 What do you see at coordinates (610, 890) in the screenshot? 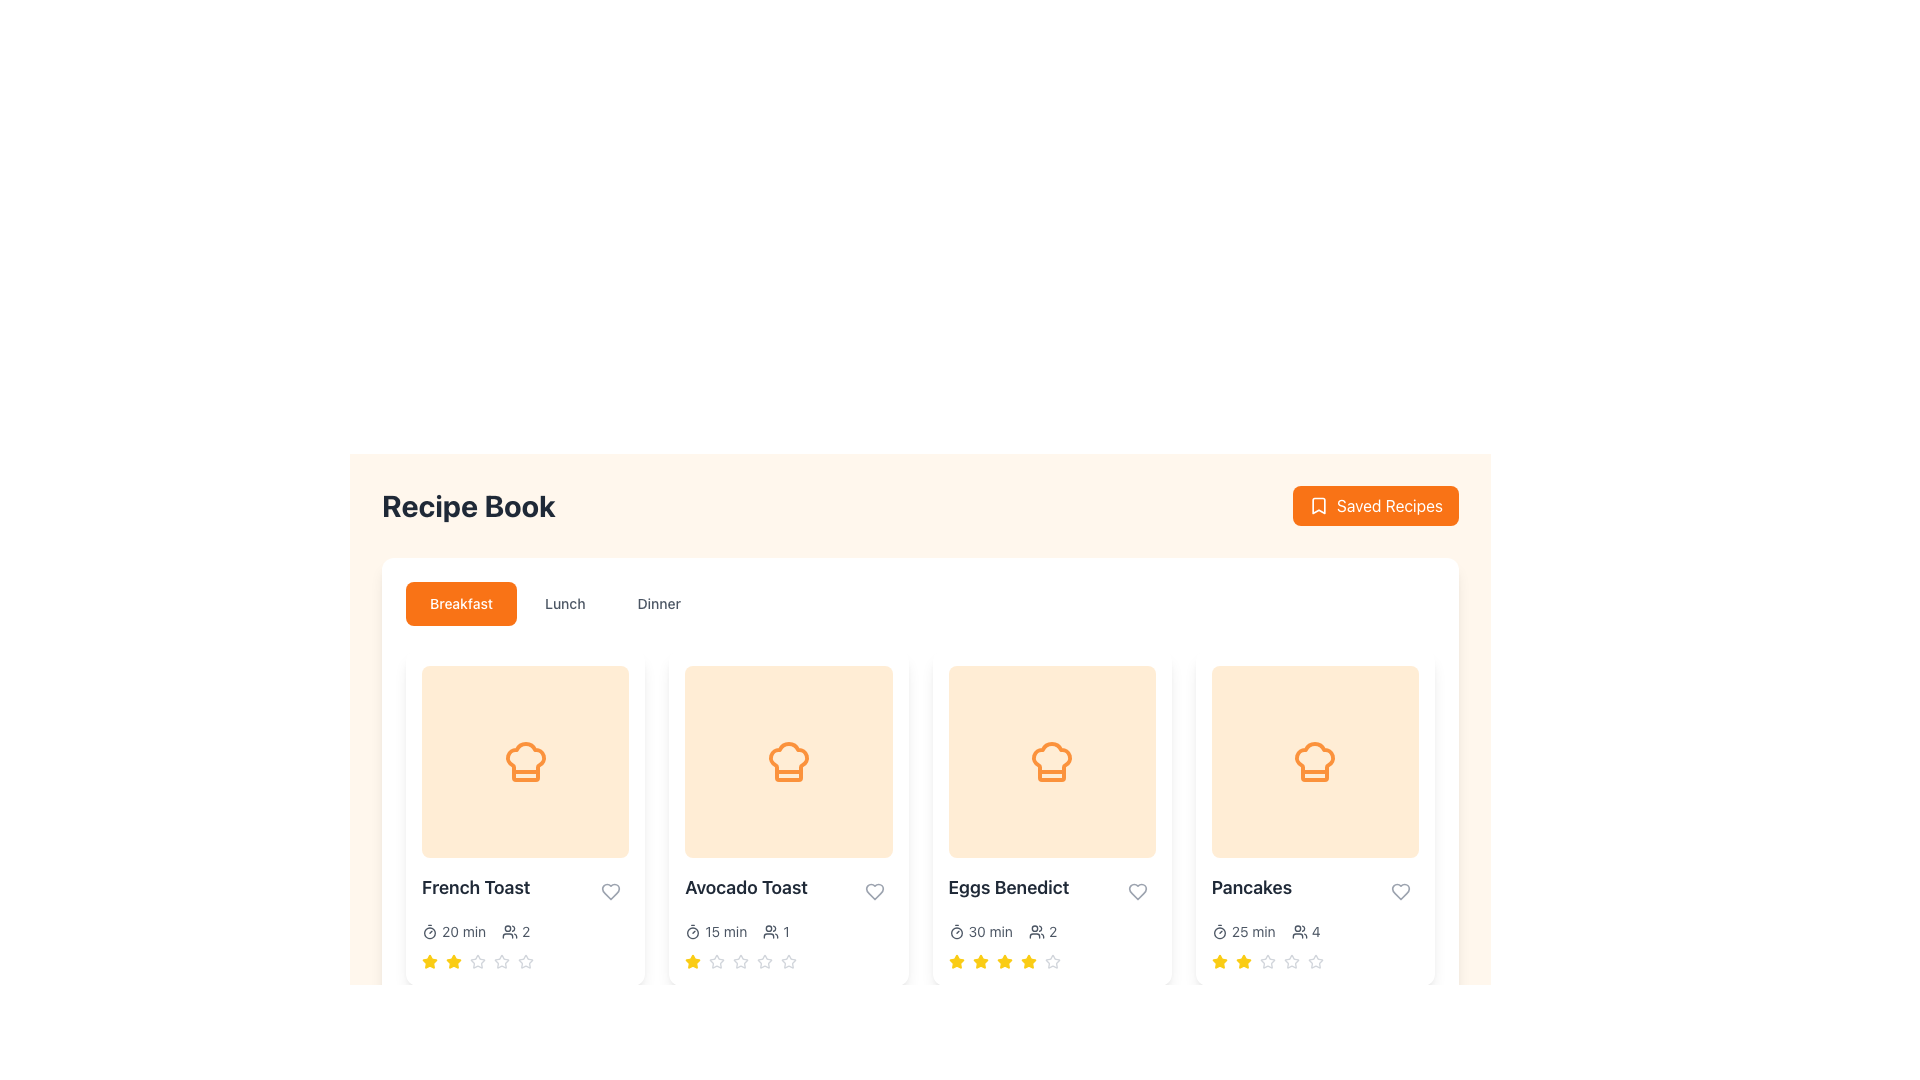
I see `the Heart Icon within the 'French Toast' recipe card to mark the recipe as a favorite` at bounding box center [610, 890].